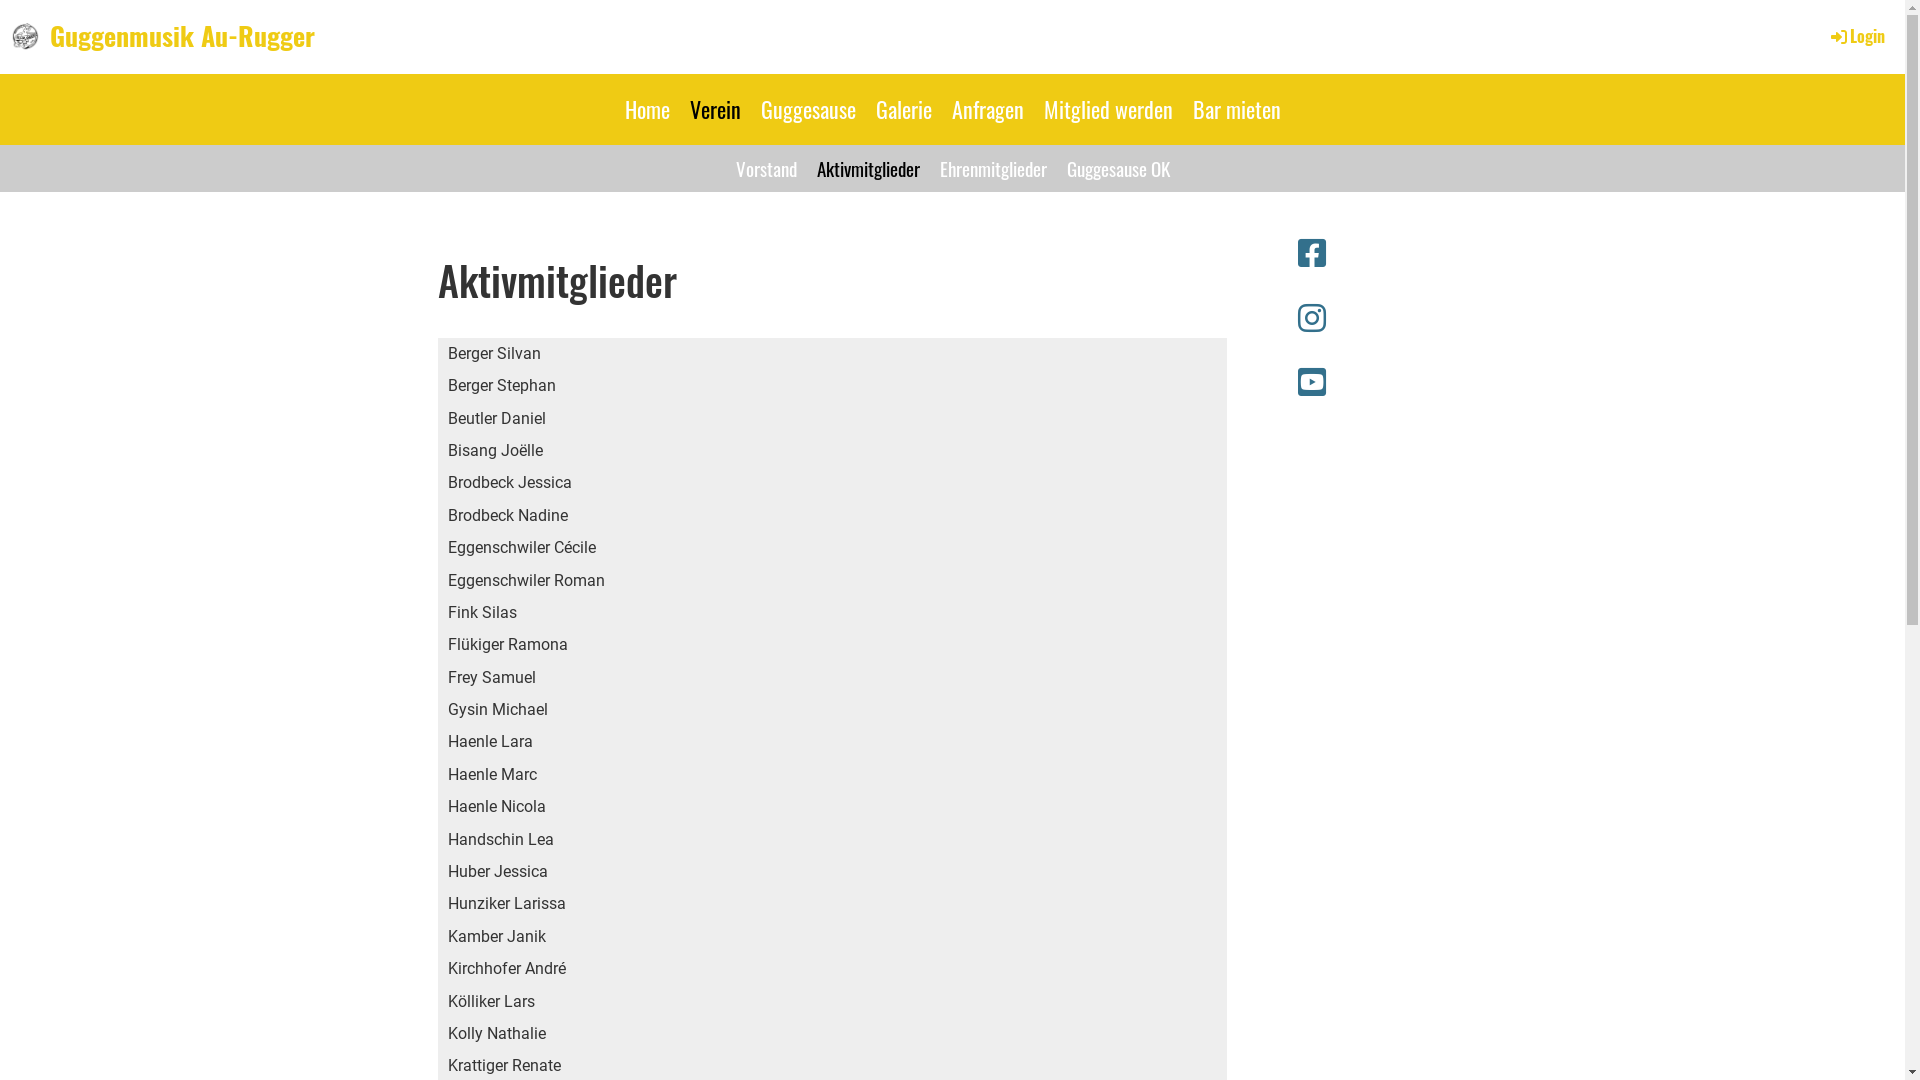 The width and height of the screenshot is (1920, 1080). I want to click on 'Beutler Daniel', so click(436, 418).